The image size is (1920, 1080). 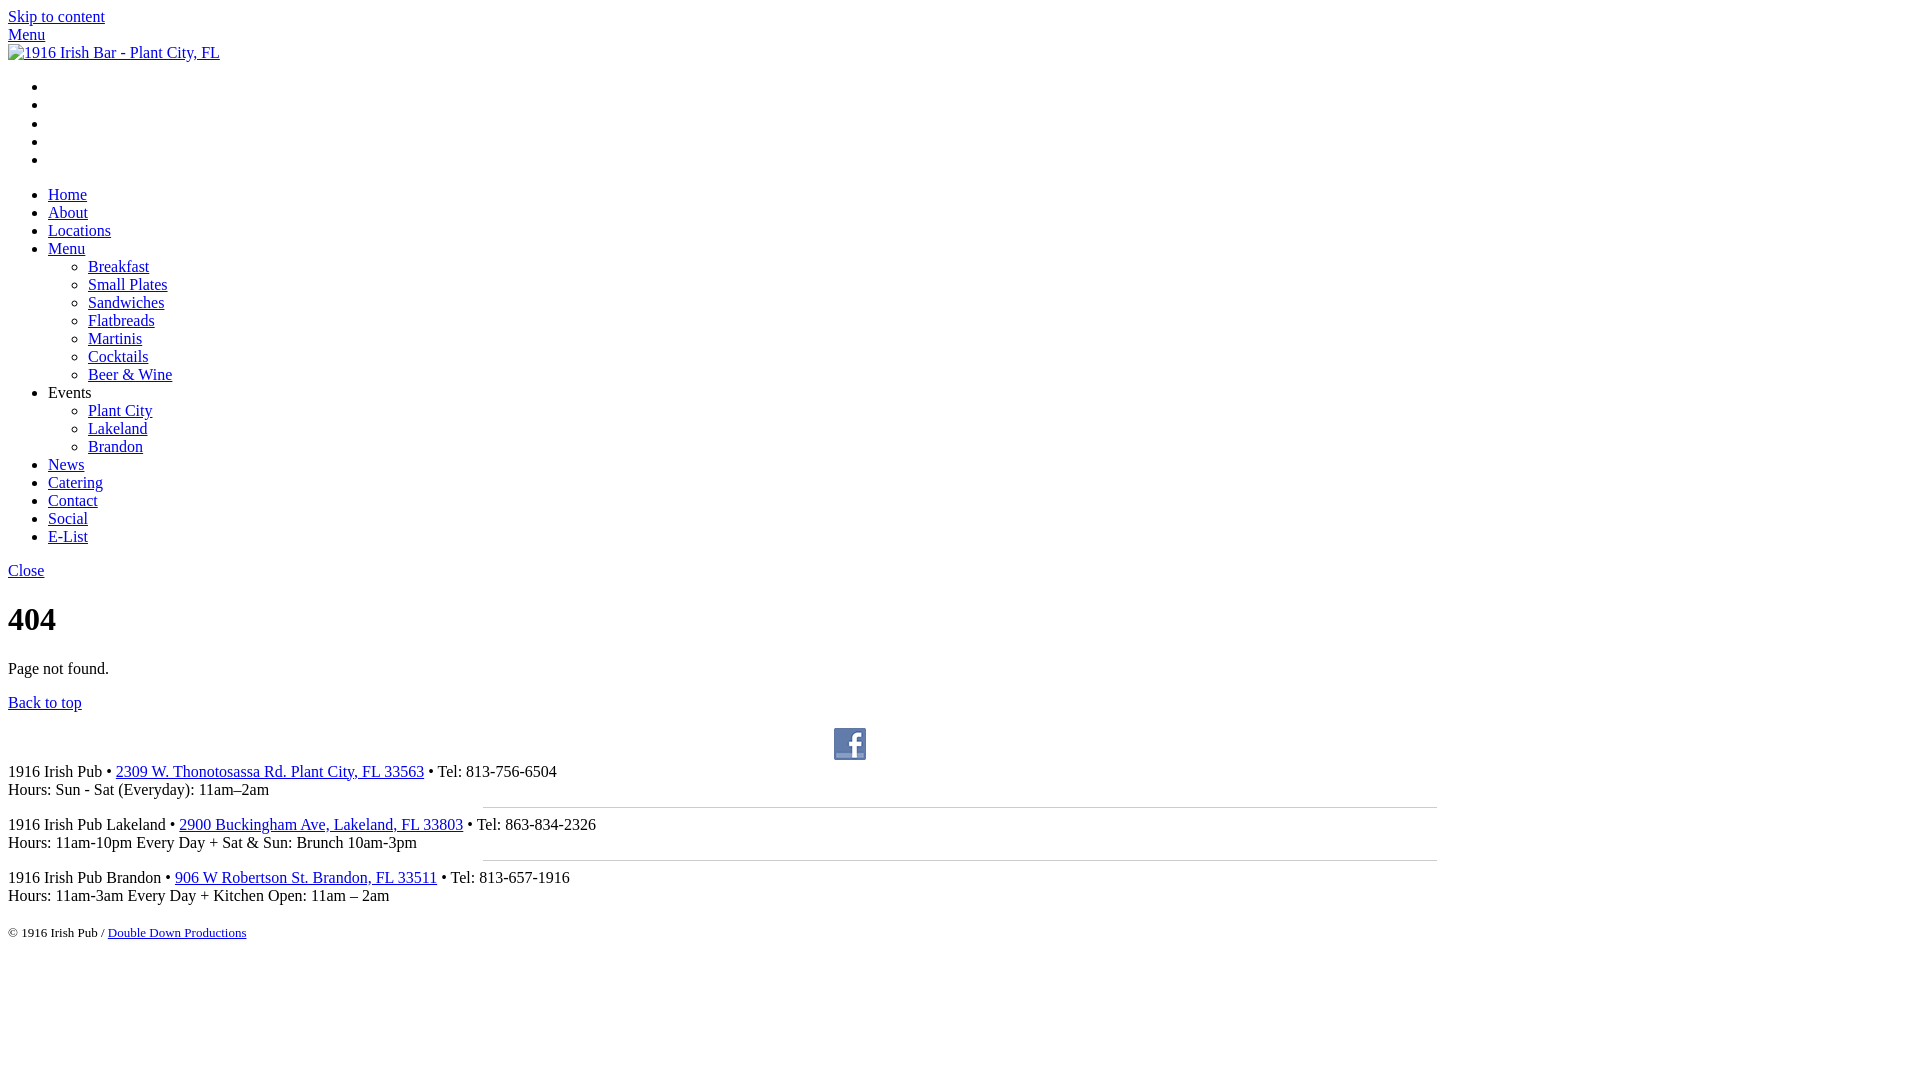 What do you see at coordinates (79, 229) in the screenshot?
I see `'Locations'` at bounding box center [79, 229].